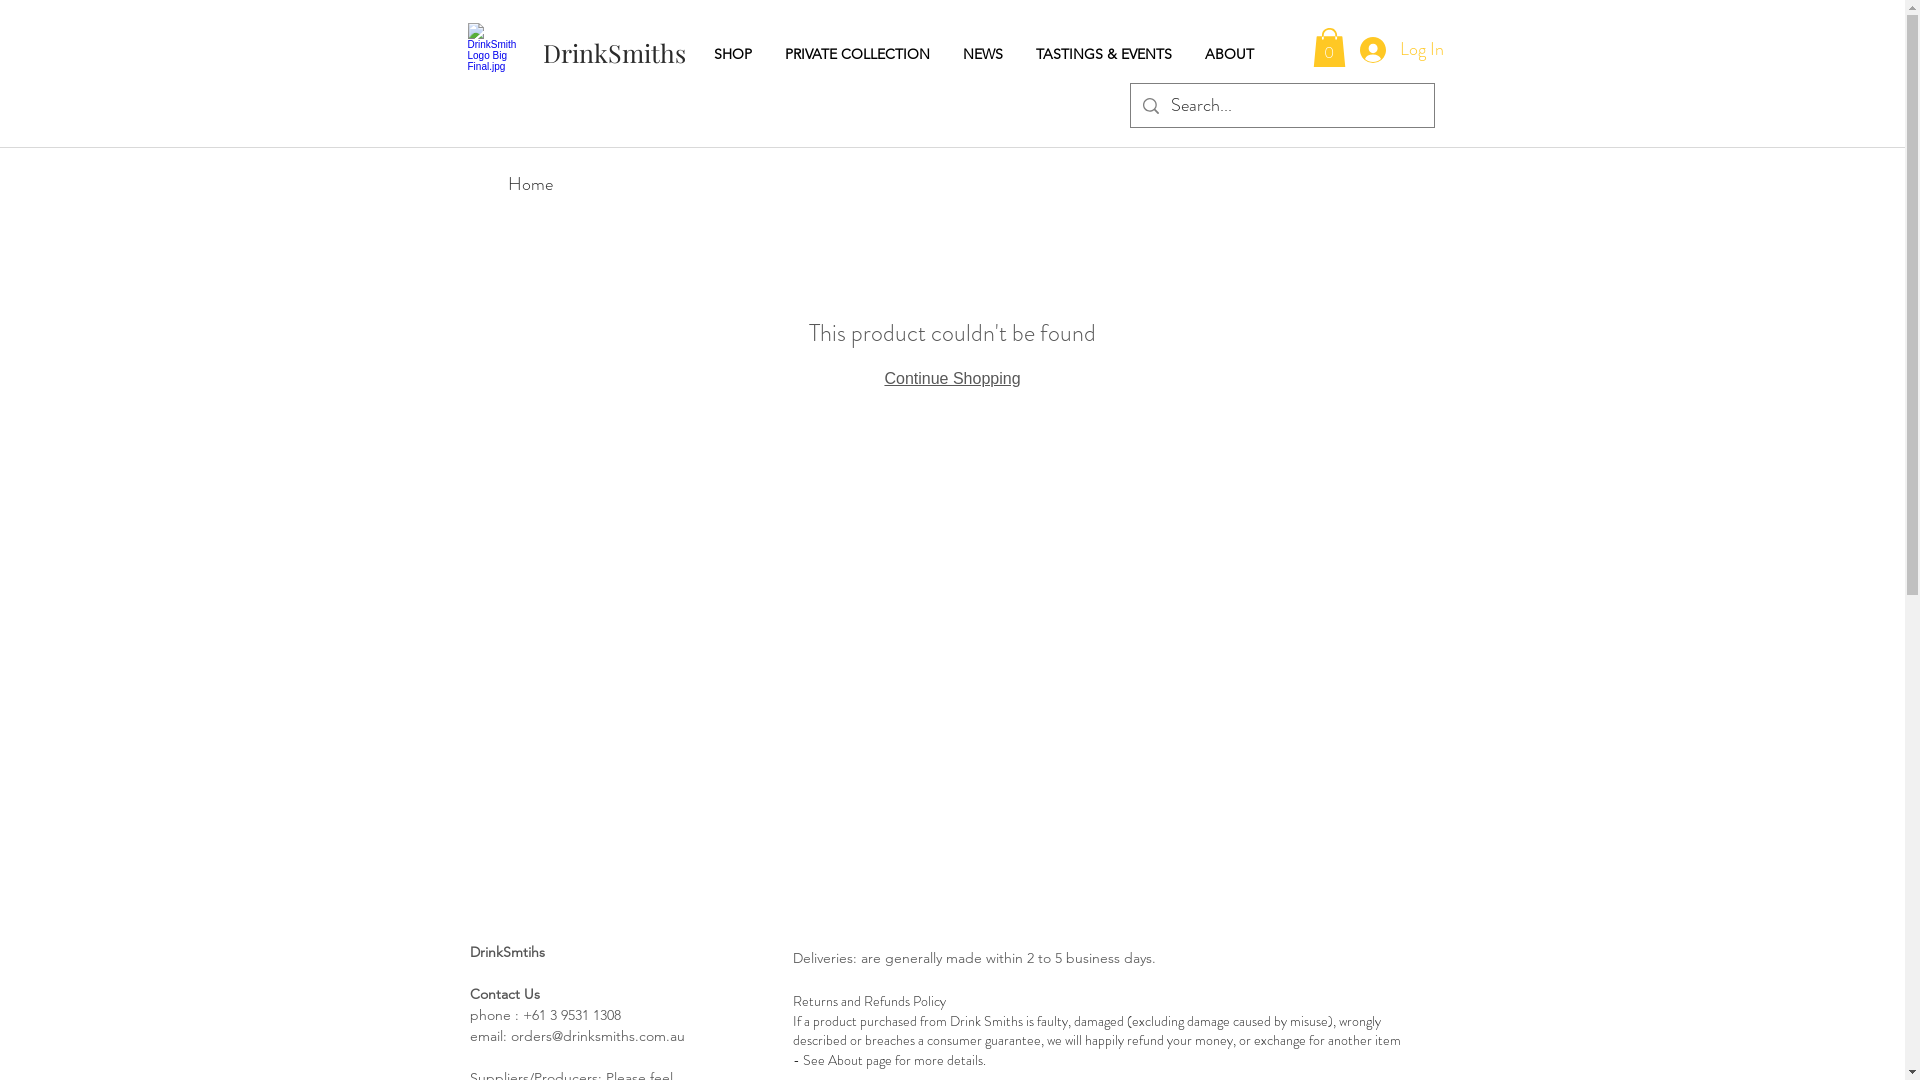 The height and width of the screenshot is (1080, 1920). What do you see at coordinates (1233, 53) in the screenshot?
I see `'ABOUT'` at bounding box center [1233, 53].